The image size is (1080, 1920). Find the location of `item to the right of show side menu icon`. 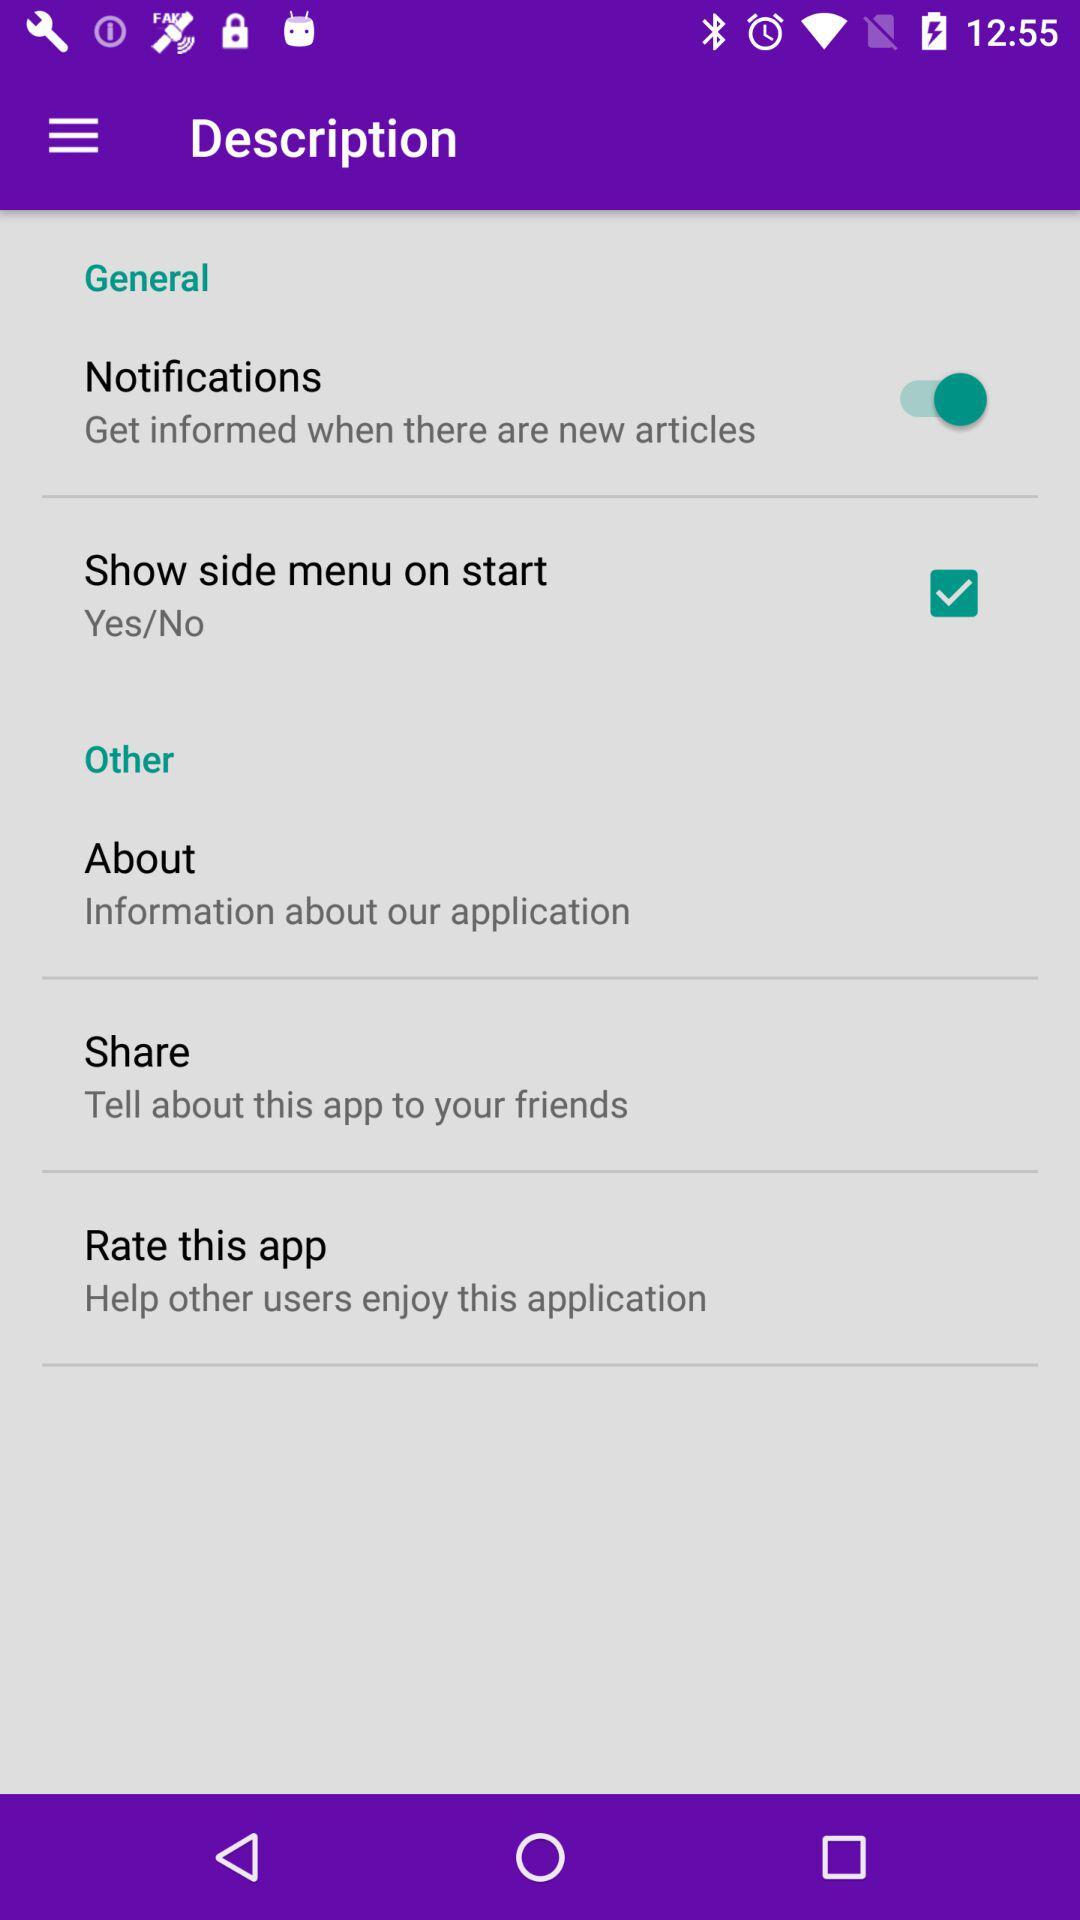

item to the right of show side menu icon is located at coordinates (952, 592).